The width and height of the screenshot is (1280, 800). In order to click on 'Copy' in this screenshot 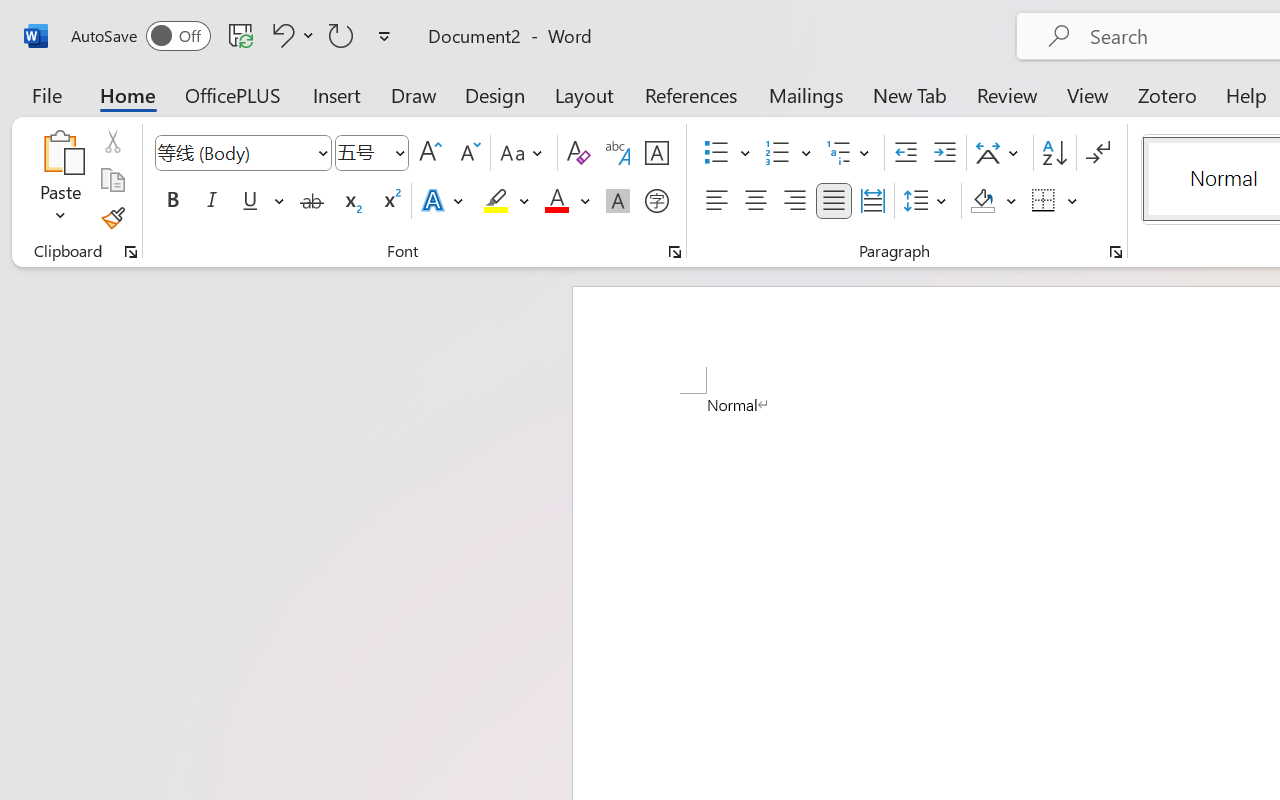, I will do `click(111, 179)`.